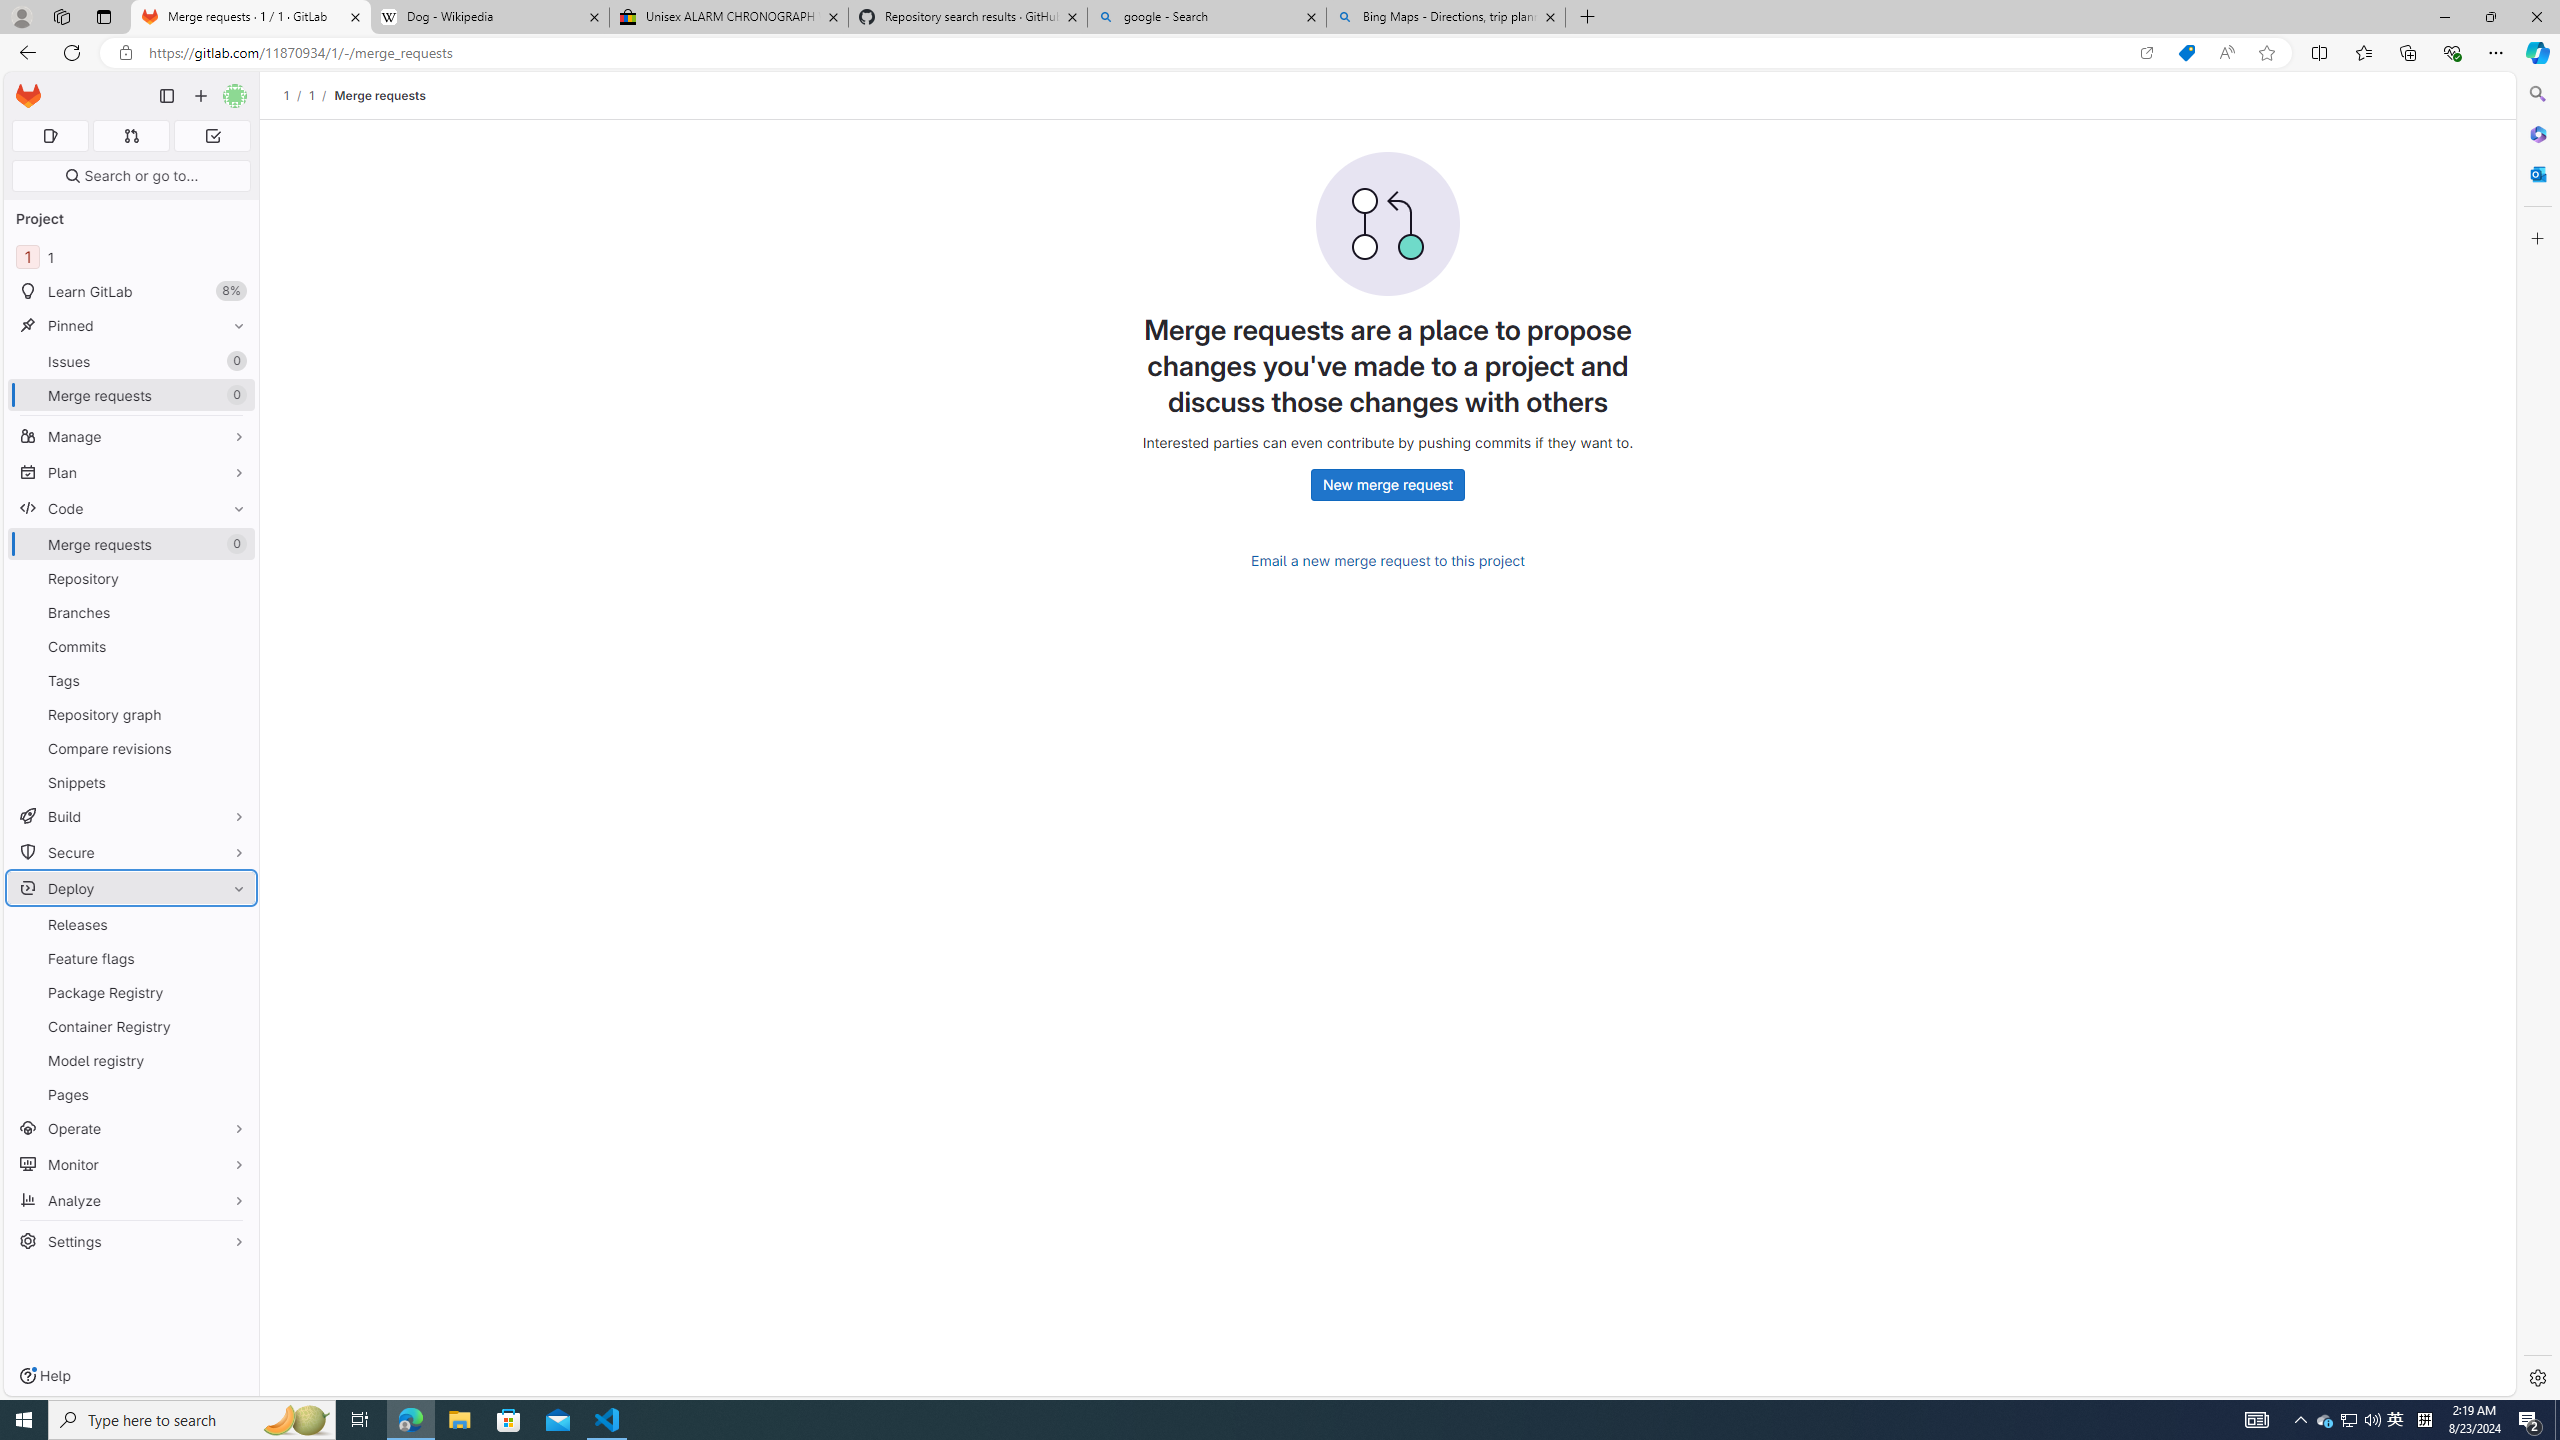  I want to click on 'Pin Commits', so click(233, 646).